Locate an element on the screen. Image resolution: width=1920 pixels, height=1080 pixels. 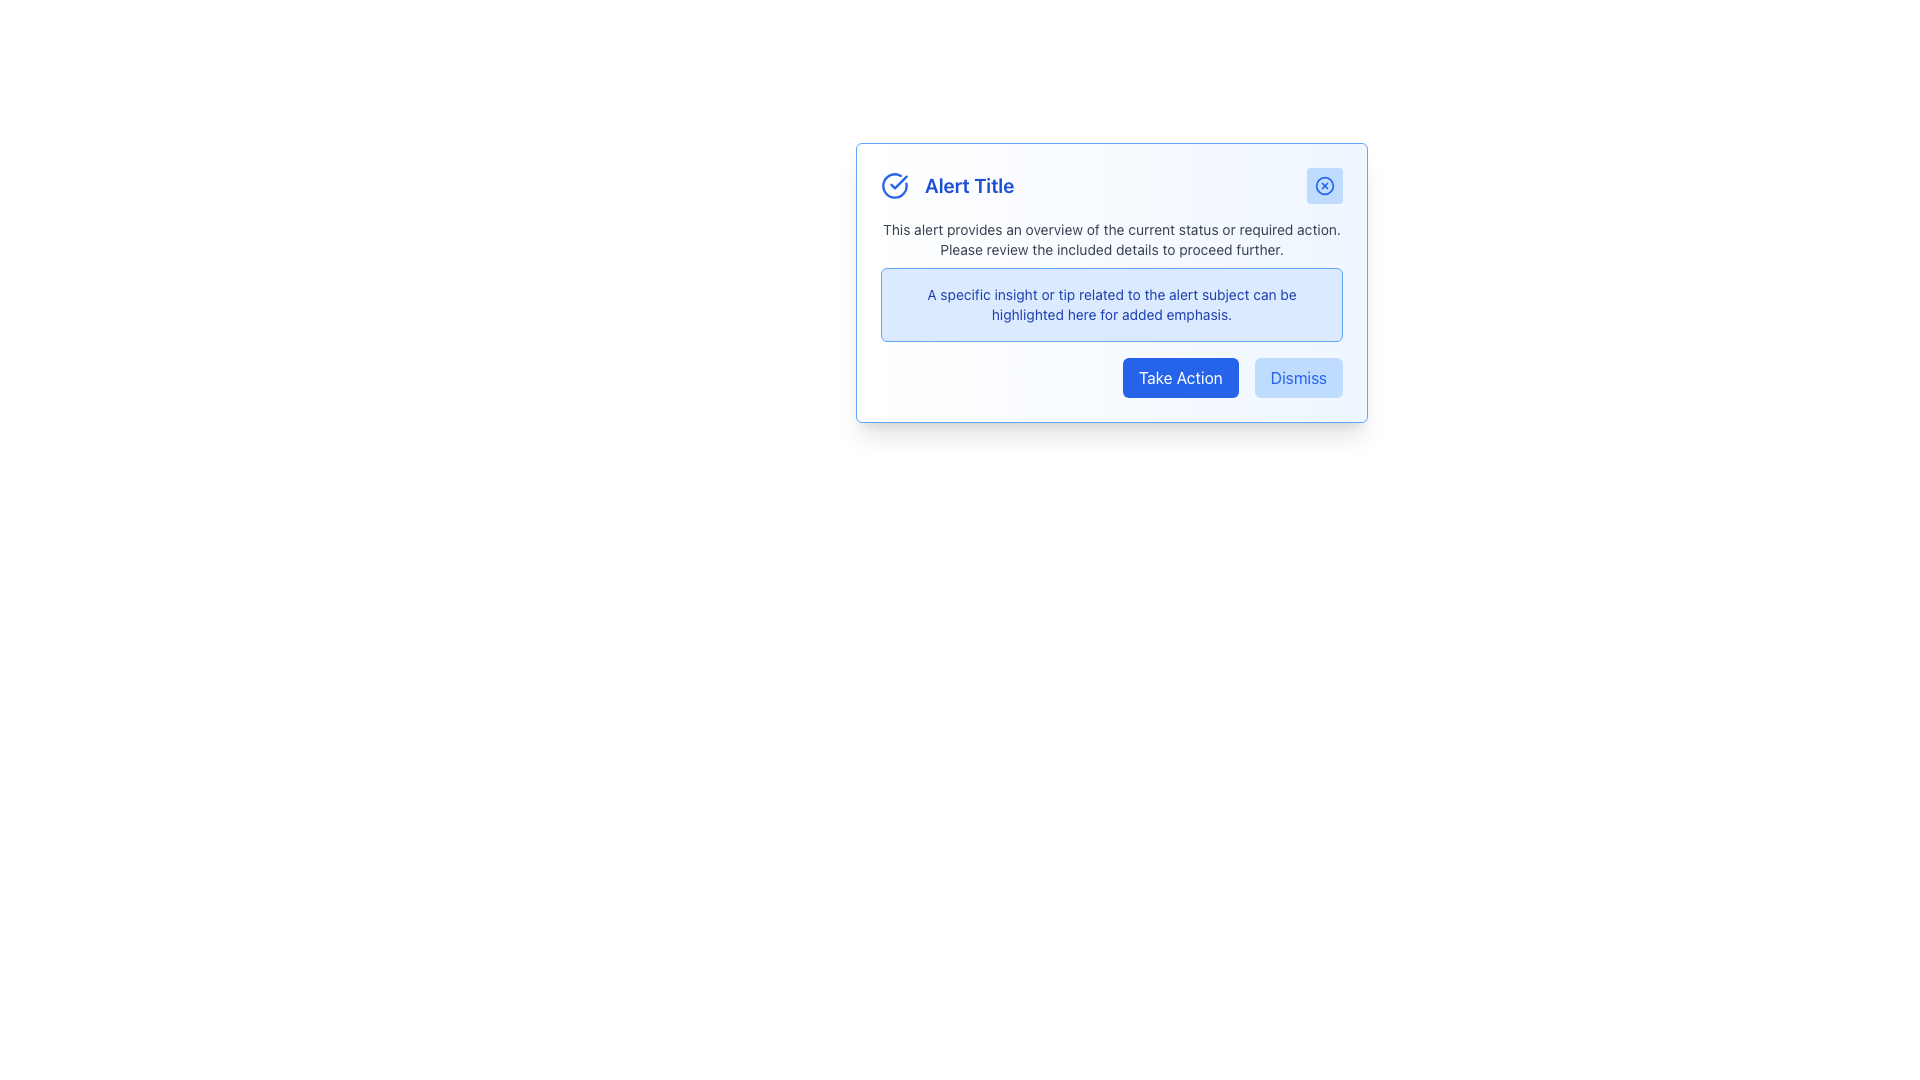
the text label 'Alert Title' which is styled in blue, bold, and larger font, located at the top-left corner of the dialog box is located at coordinates (969, 185).